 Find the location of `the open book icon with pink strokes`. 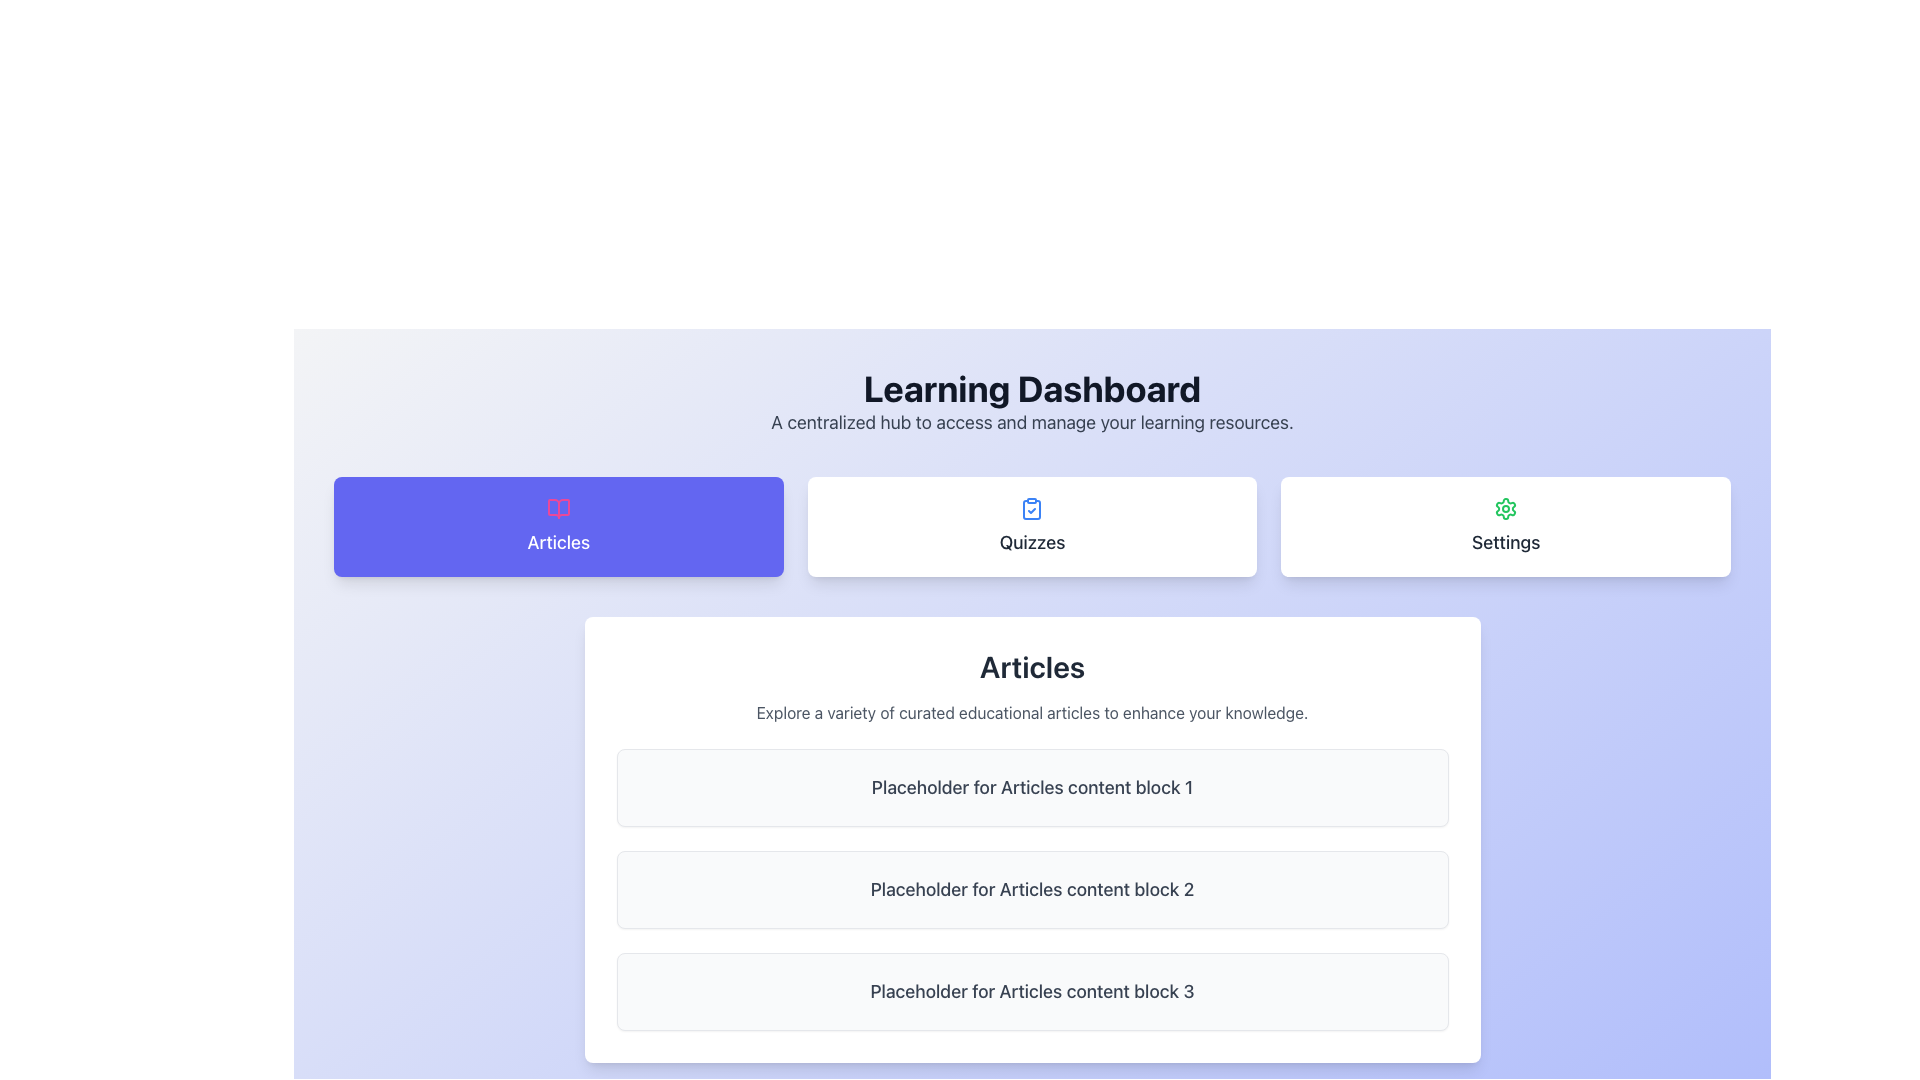

the open book icon with pink strokes is located at coordinates (558, 508).